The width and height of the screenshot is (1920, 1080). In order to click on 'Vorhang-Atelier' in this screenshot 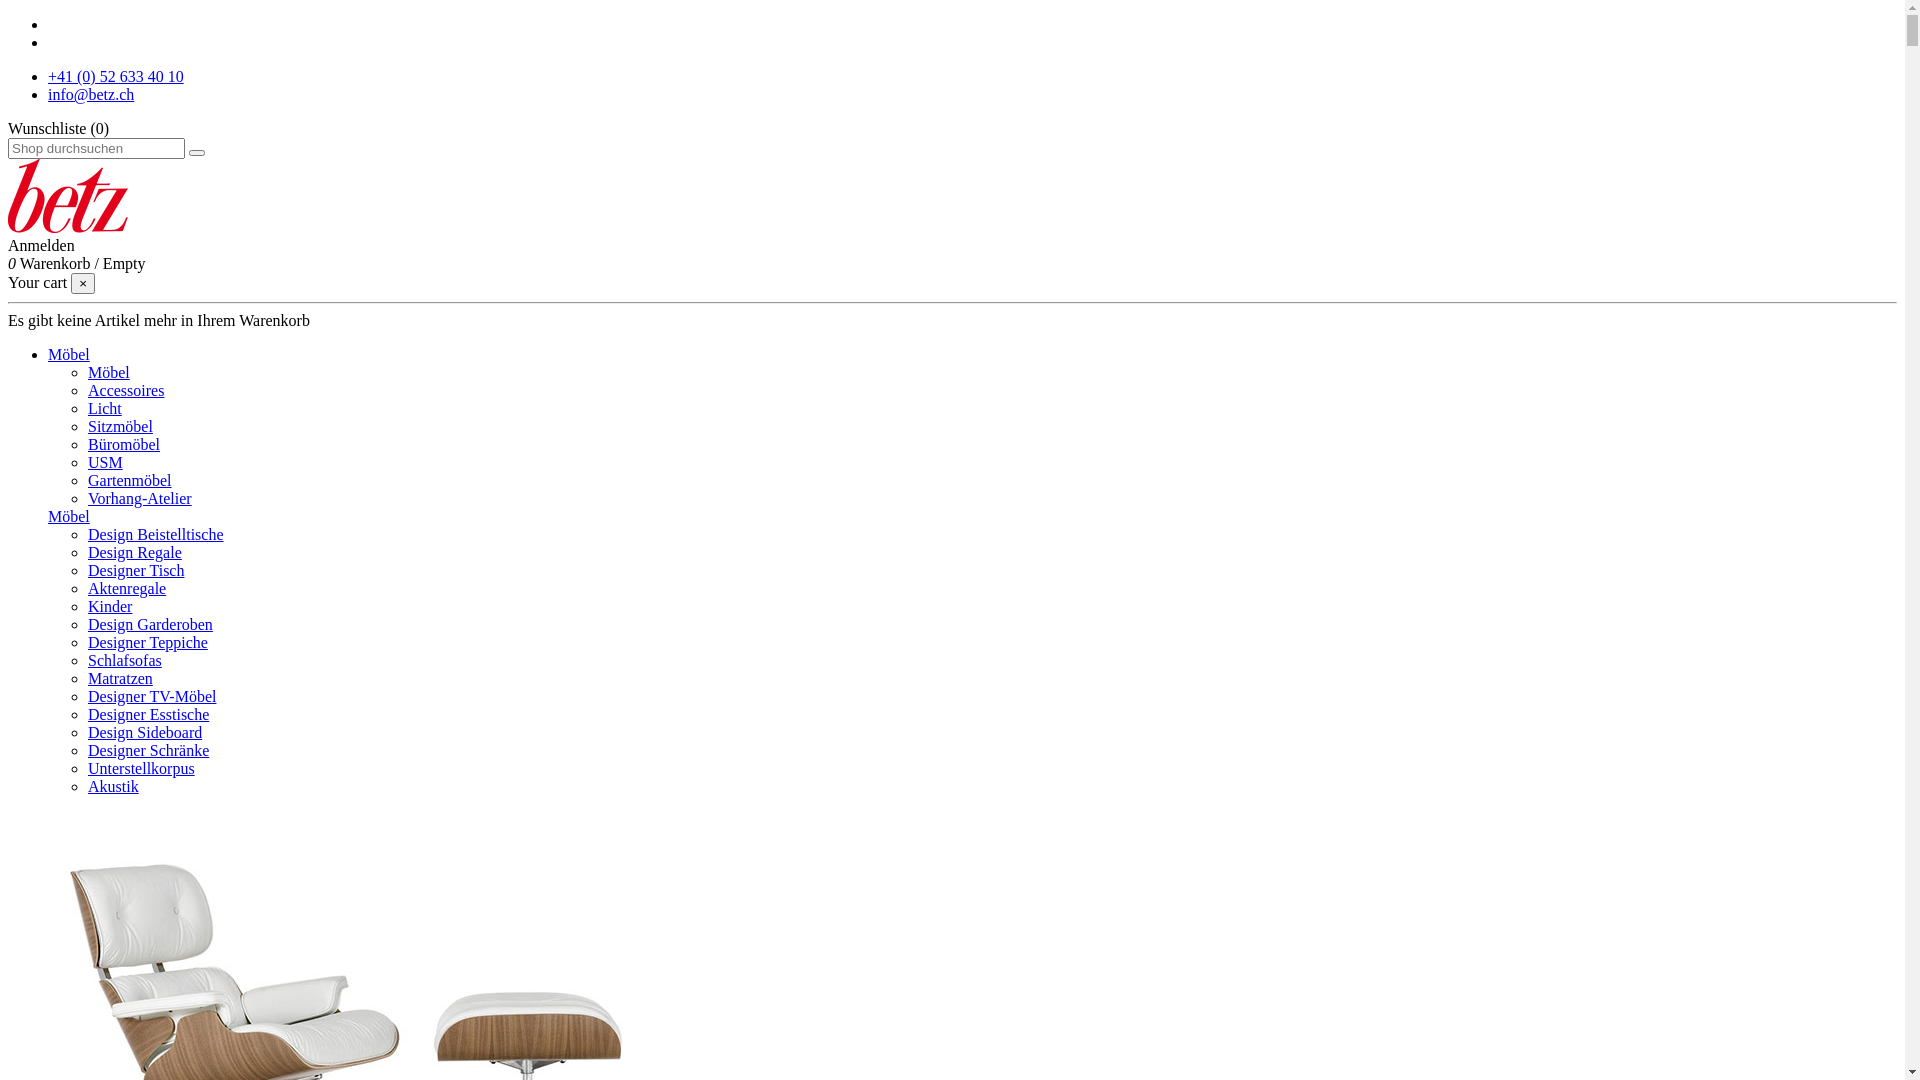, I will do `click(138, 497)`.